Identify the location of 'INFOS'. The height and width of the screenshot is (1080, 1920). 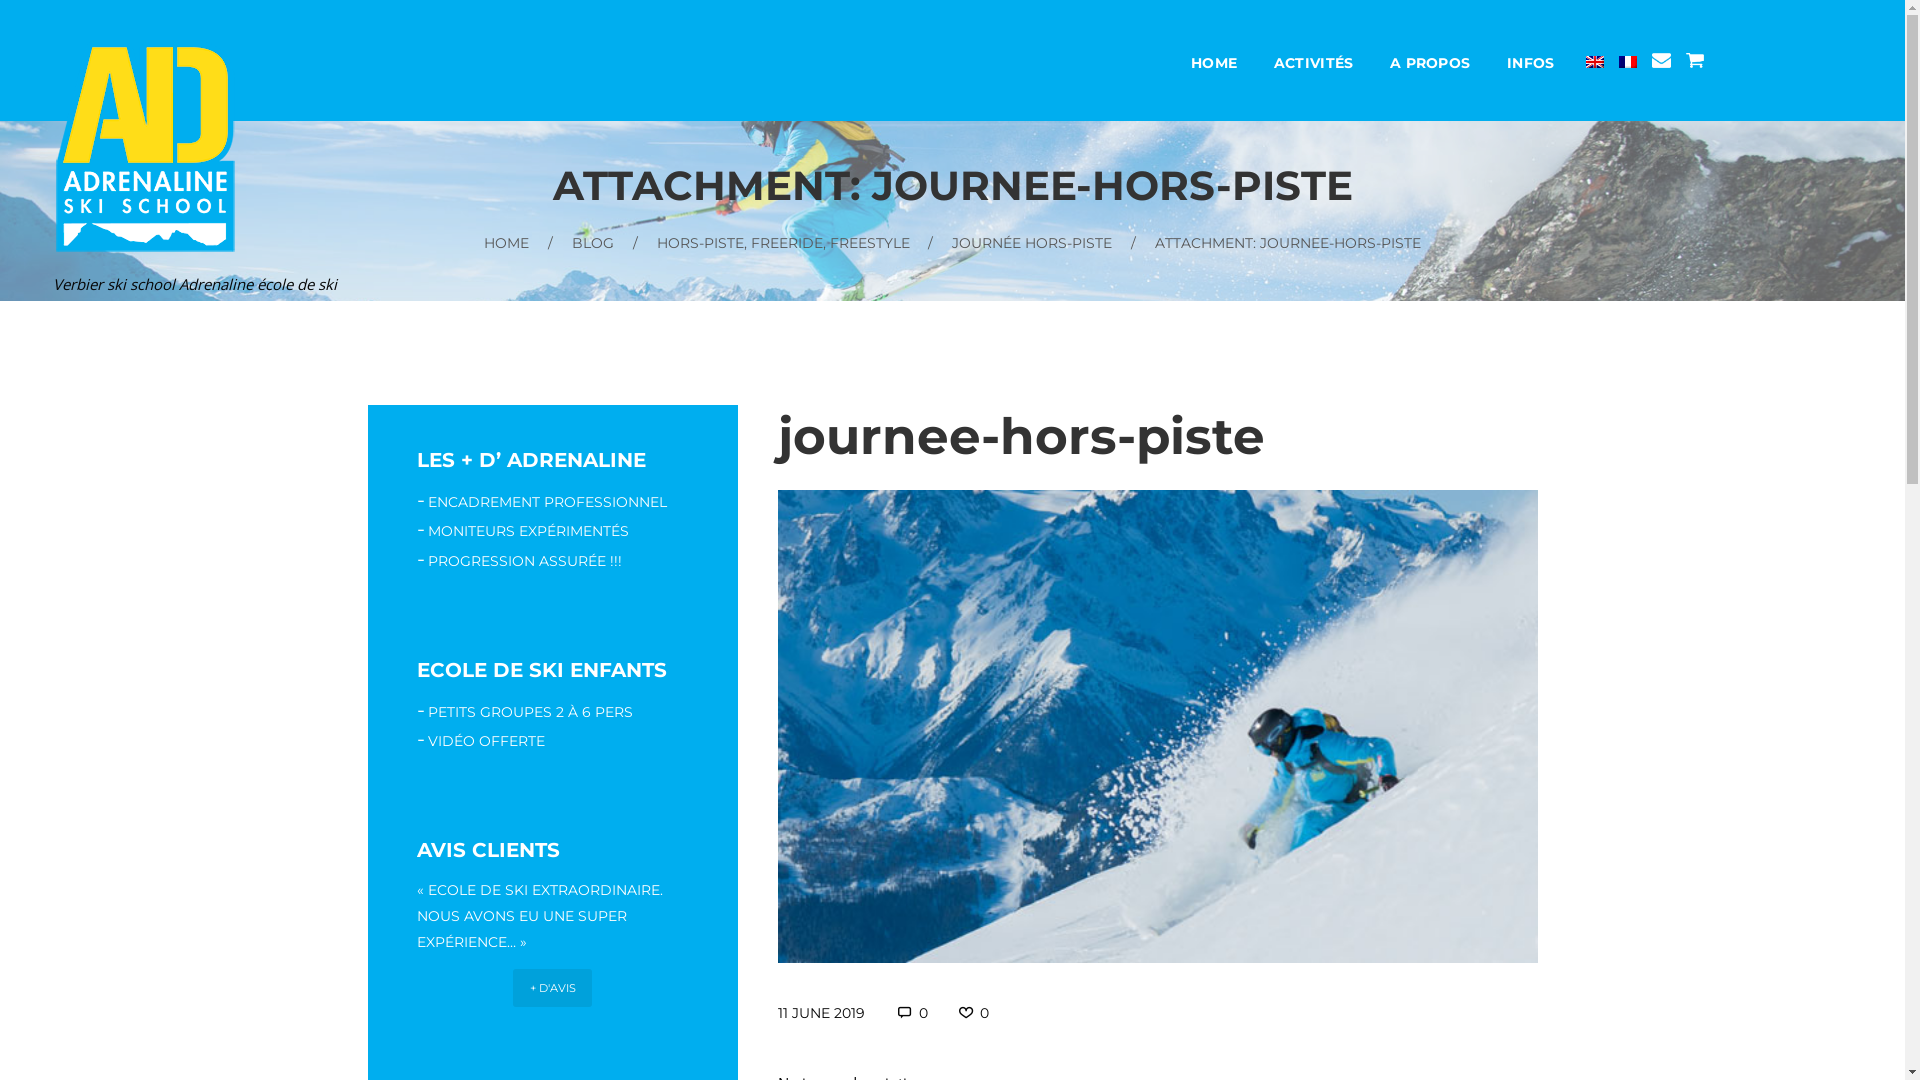
(1530, 65).